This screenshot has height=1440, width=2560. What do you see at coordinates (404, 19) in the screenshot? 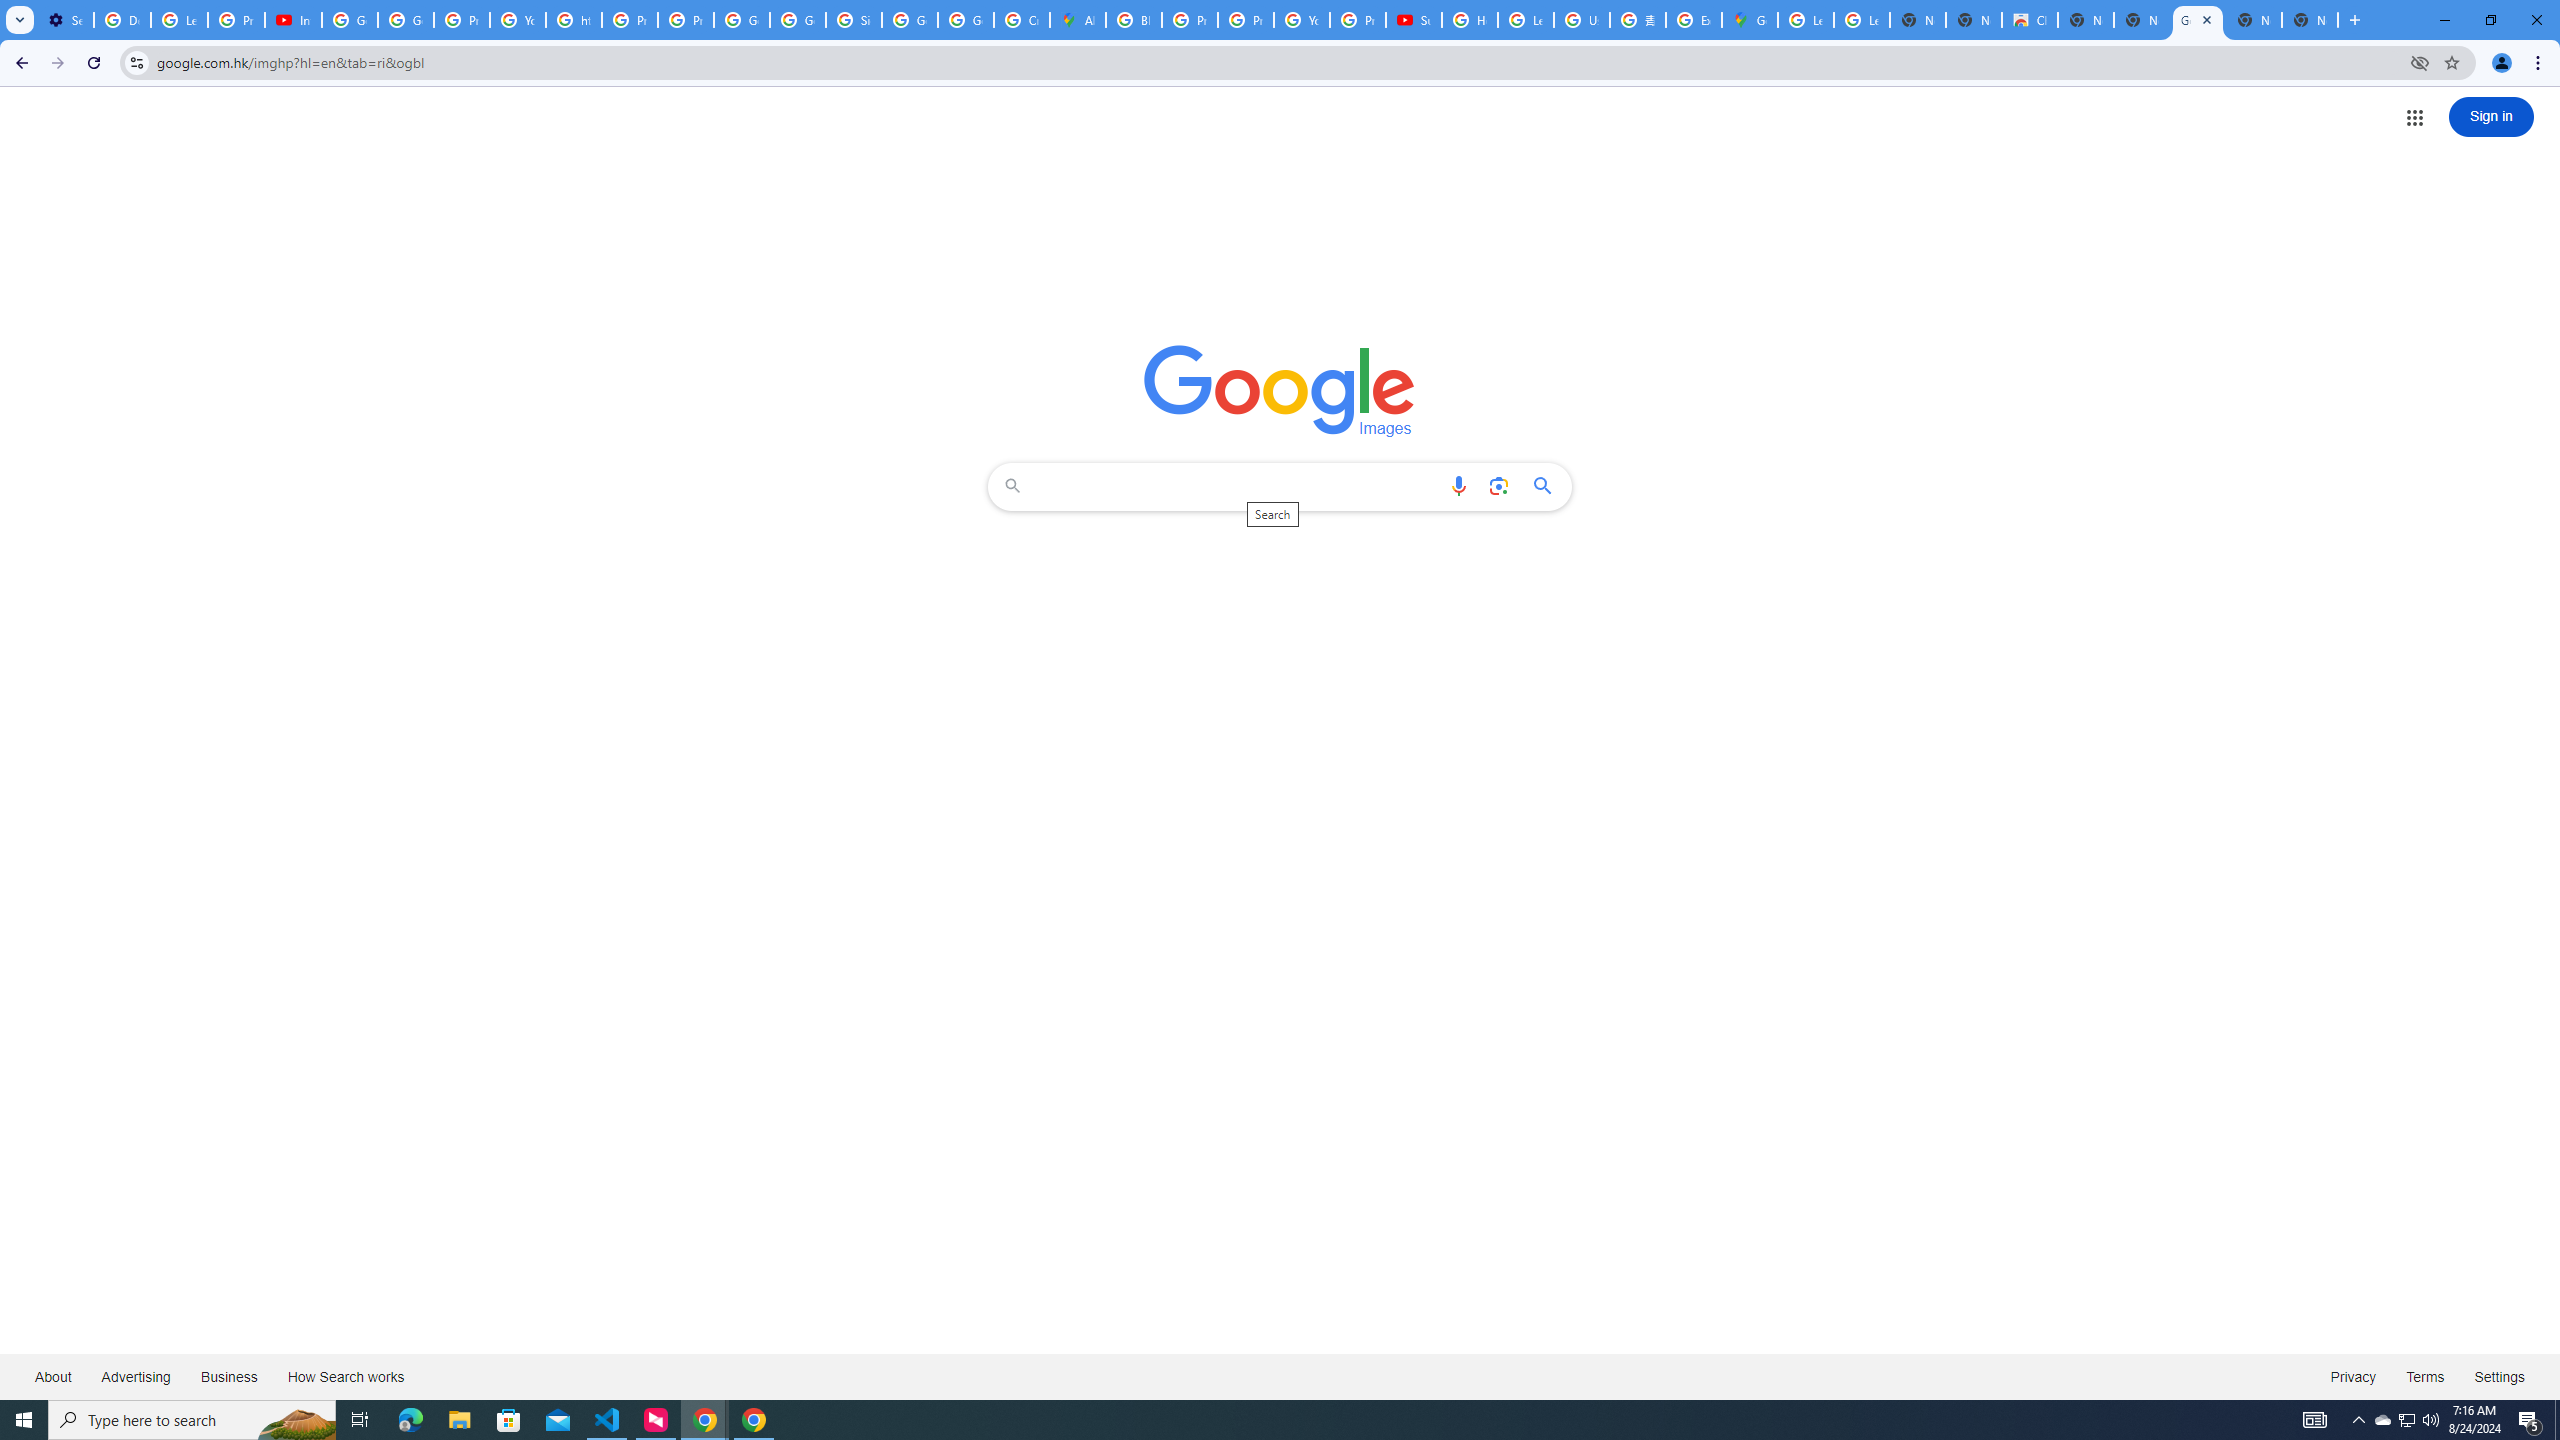
I see `'Google Account Help'` at bounding box center [404, 19].